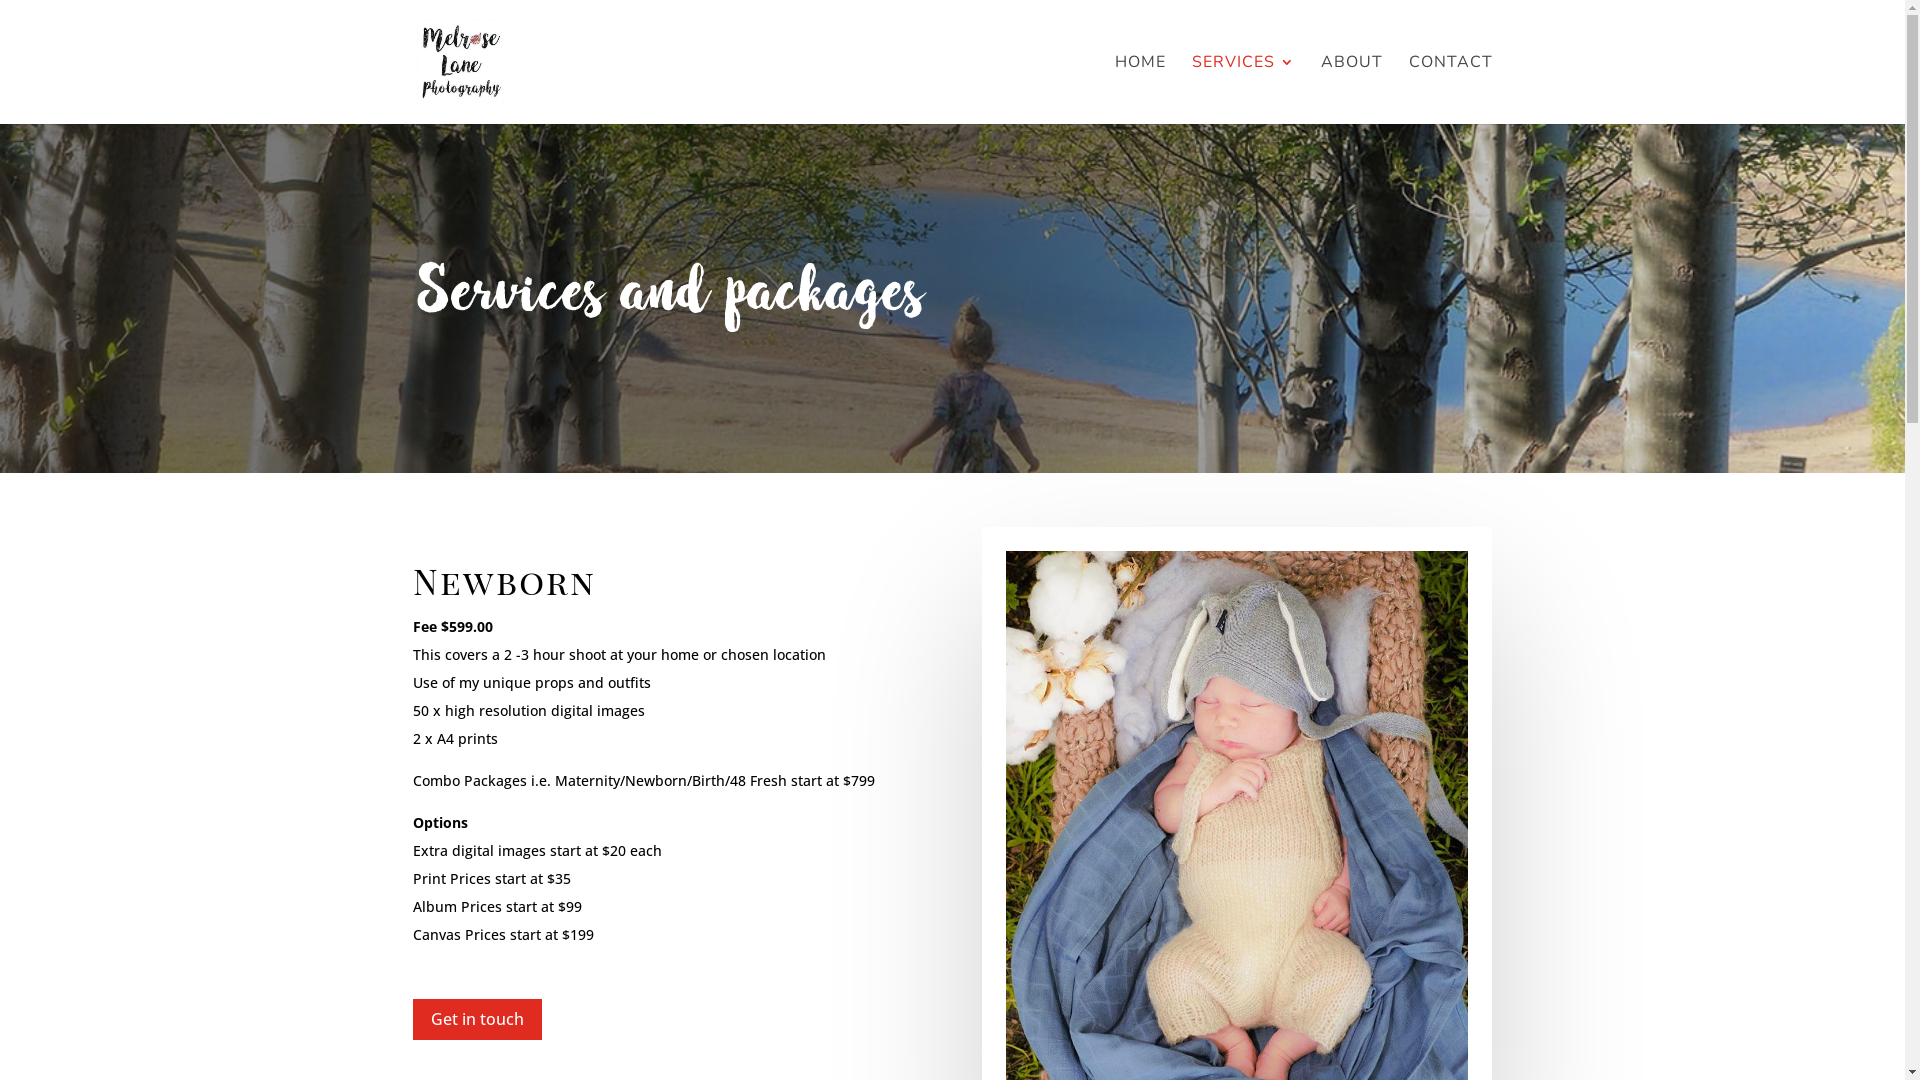  I want to click on 'SERVICES', so click(1242, 88).